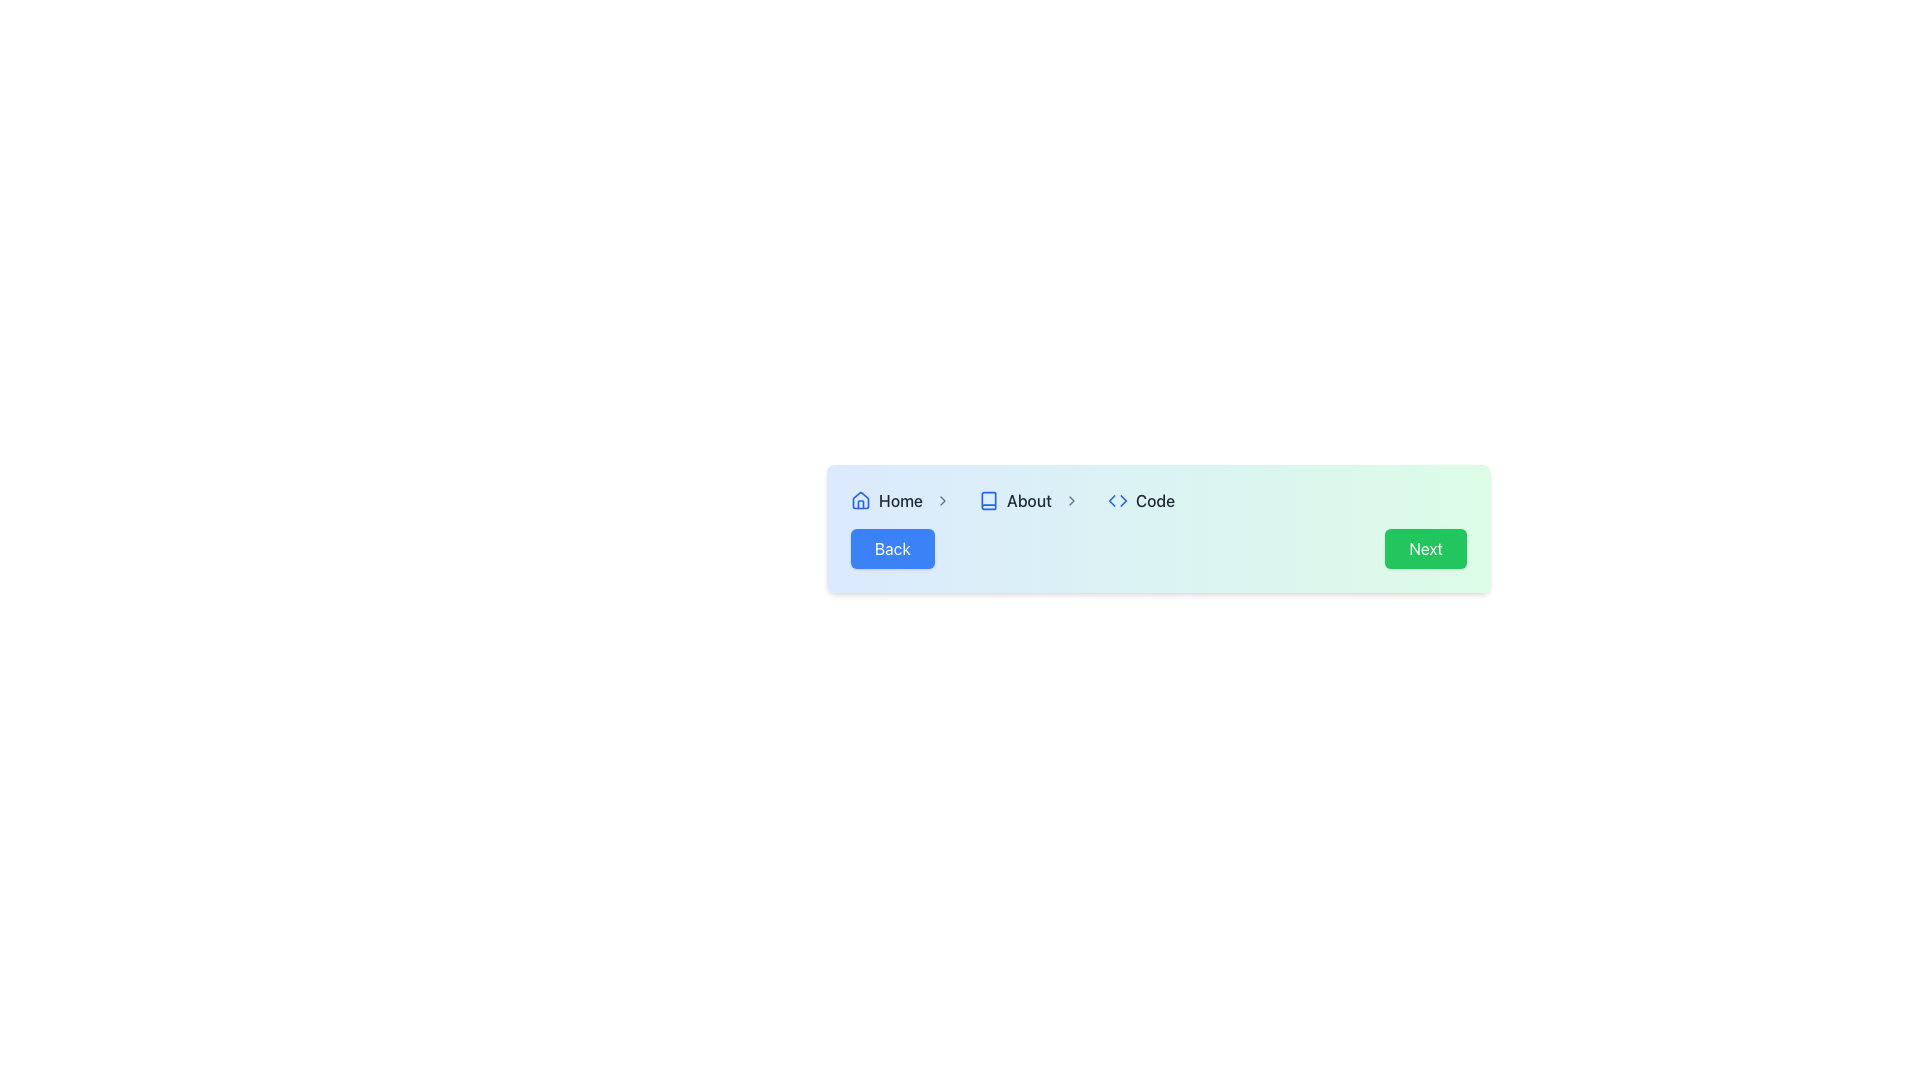 The image size is (1920, 1080). Describe the element at coordinates (1035, 500) in the screenshot. I see `the 'About' navigation link in the breadcrumb navigation bar` at that location.